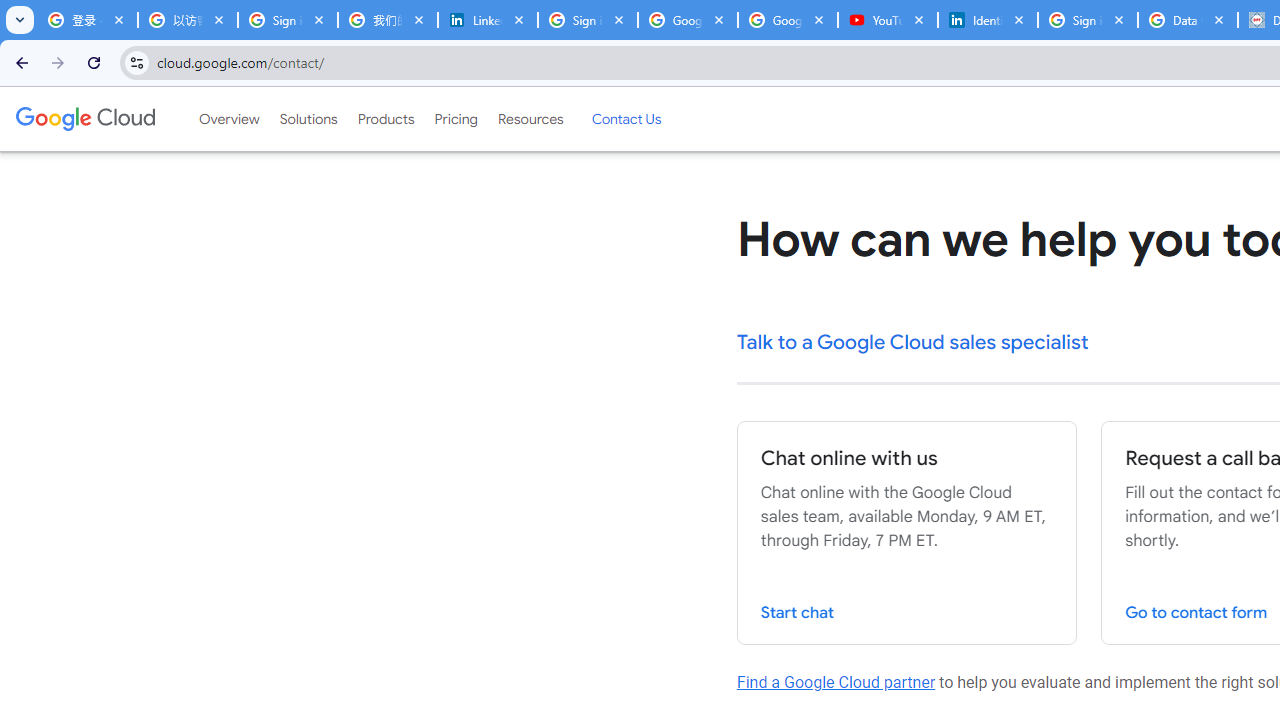 This screenshot has height=720, width=1280. I want to click on 'Contact Us', so click(625, 119).